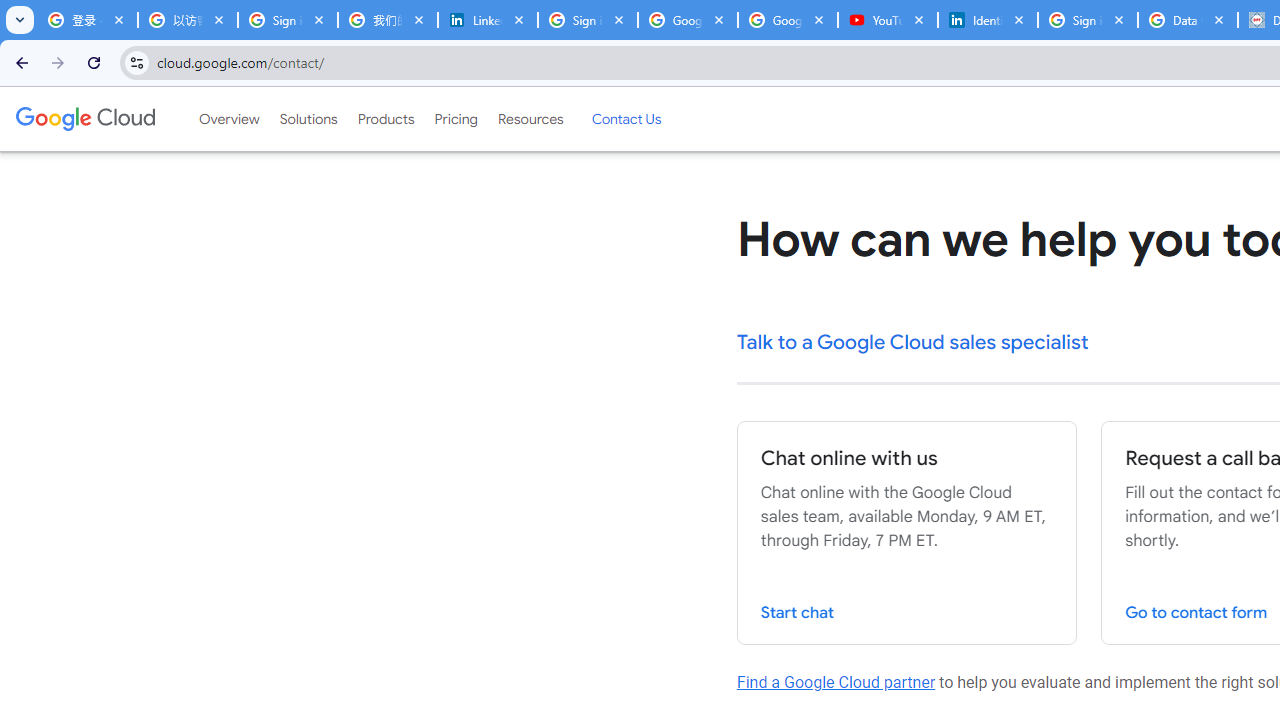 This screenshot has height=720, width=1280. I want to click on 'Contact Us', so click(625, 119).